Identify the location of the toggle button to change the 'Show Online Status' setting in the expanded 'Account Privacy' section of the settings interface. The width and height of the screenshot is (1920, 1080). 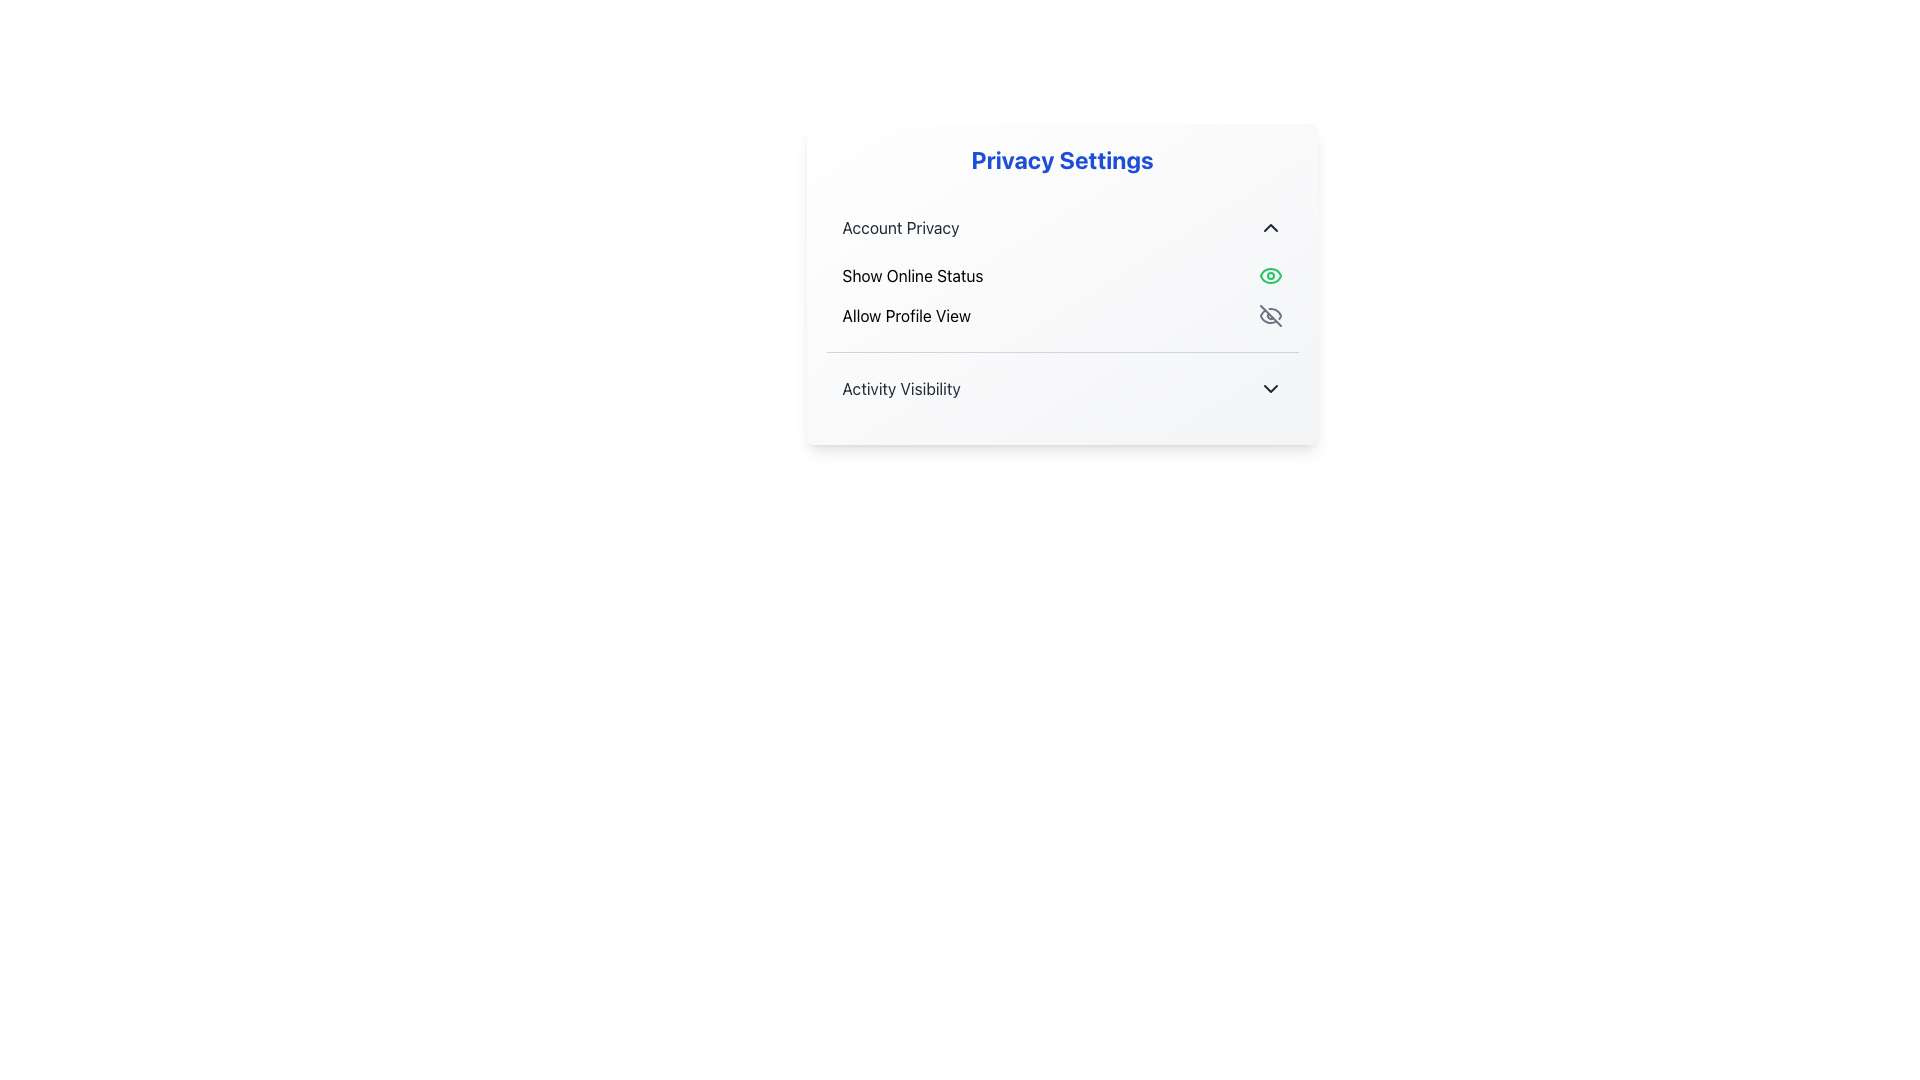
(1061, 272).